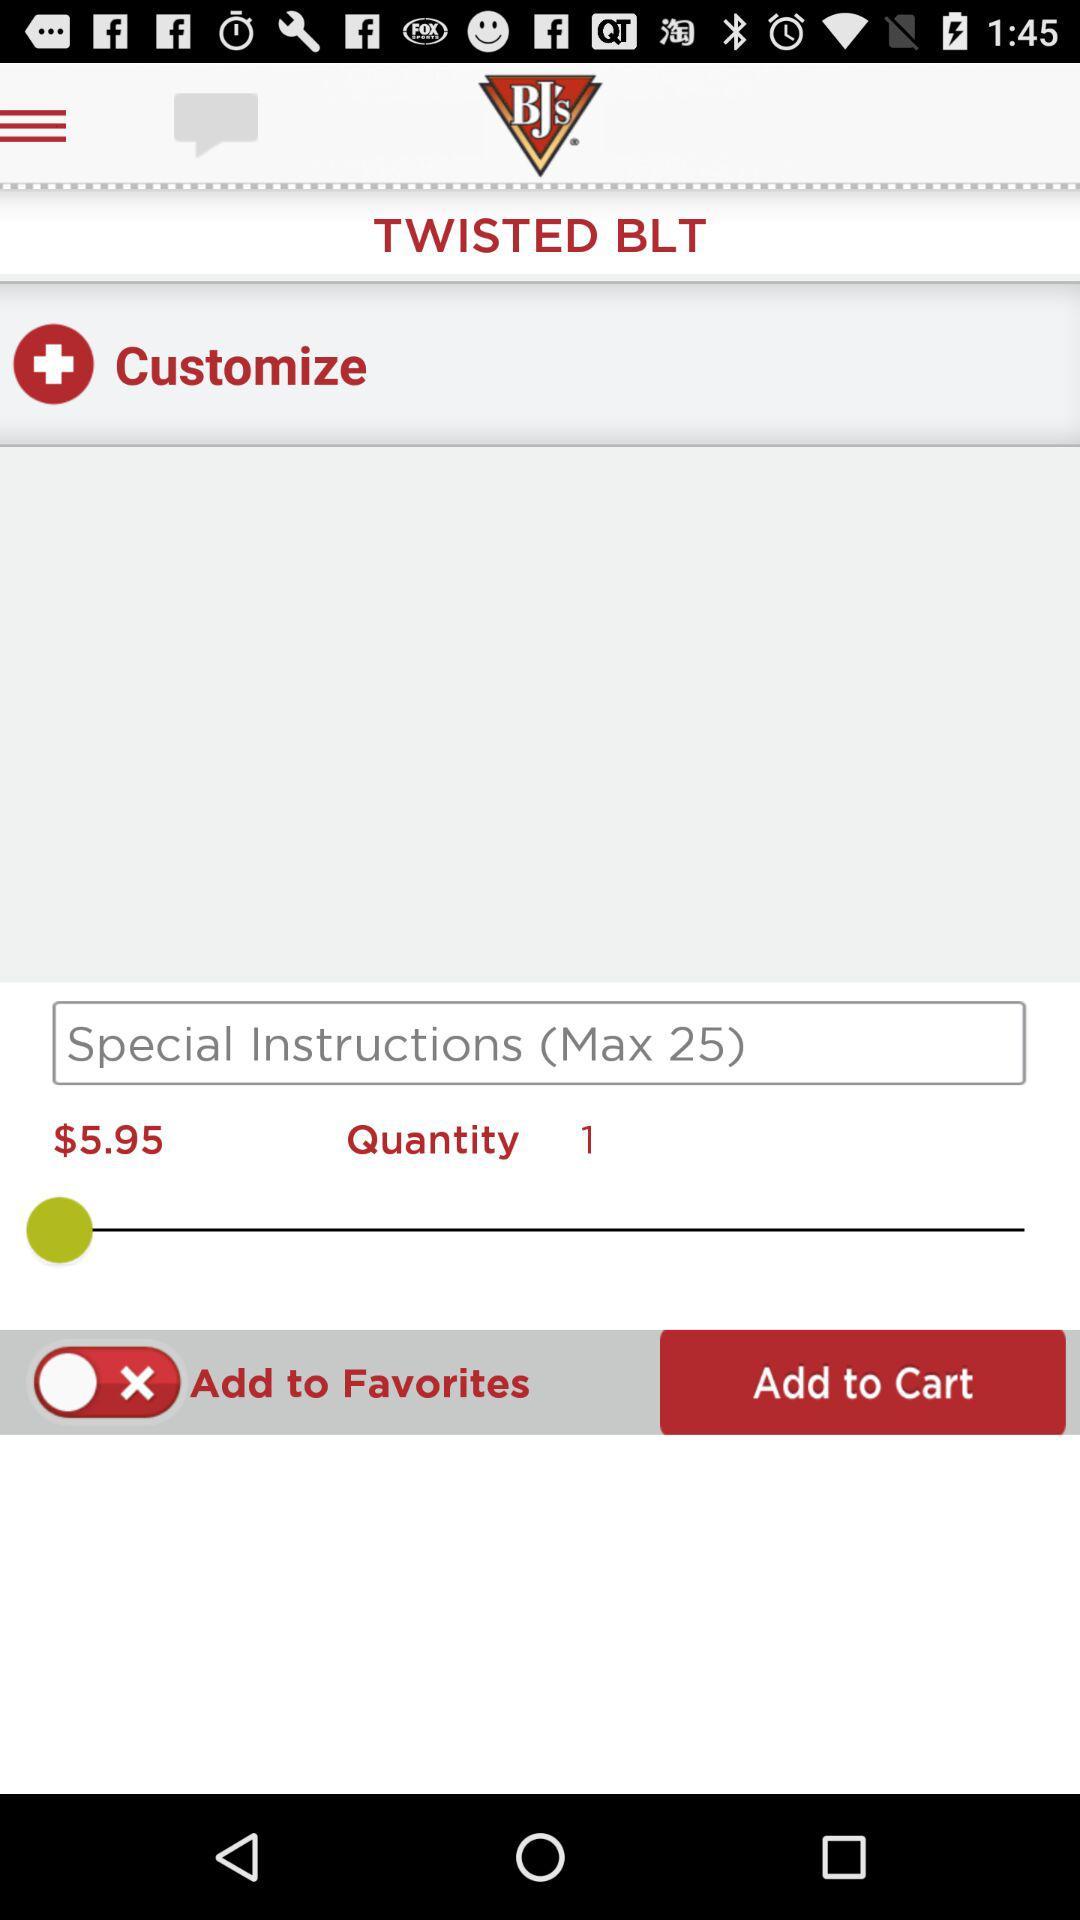 This screenshot has width=1080, height=1920. I want to click on to cart, so click(861, 1381).